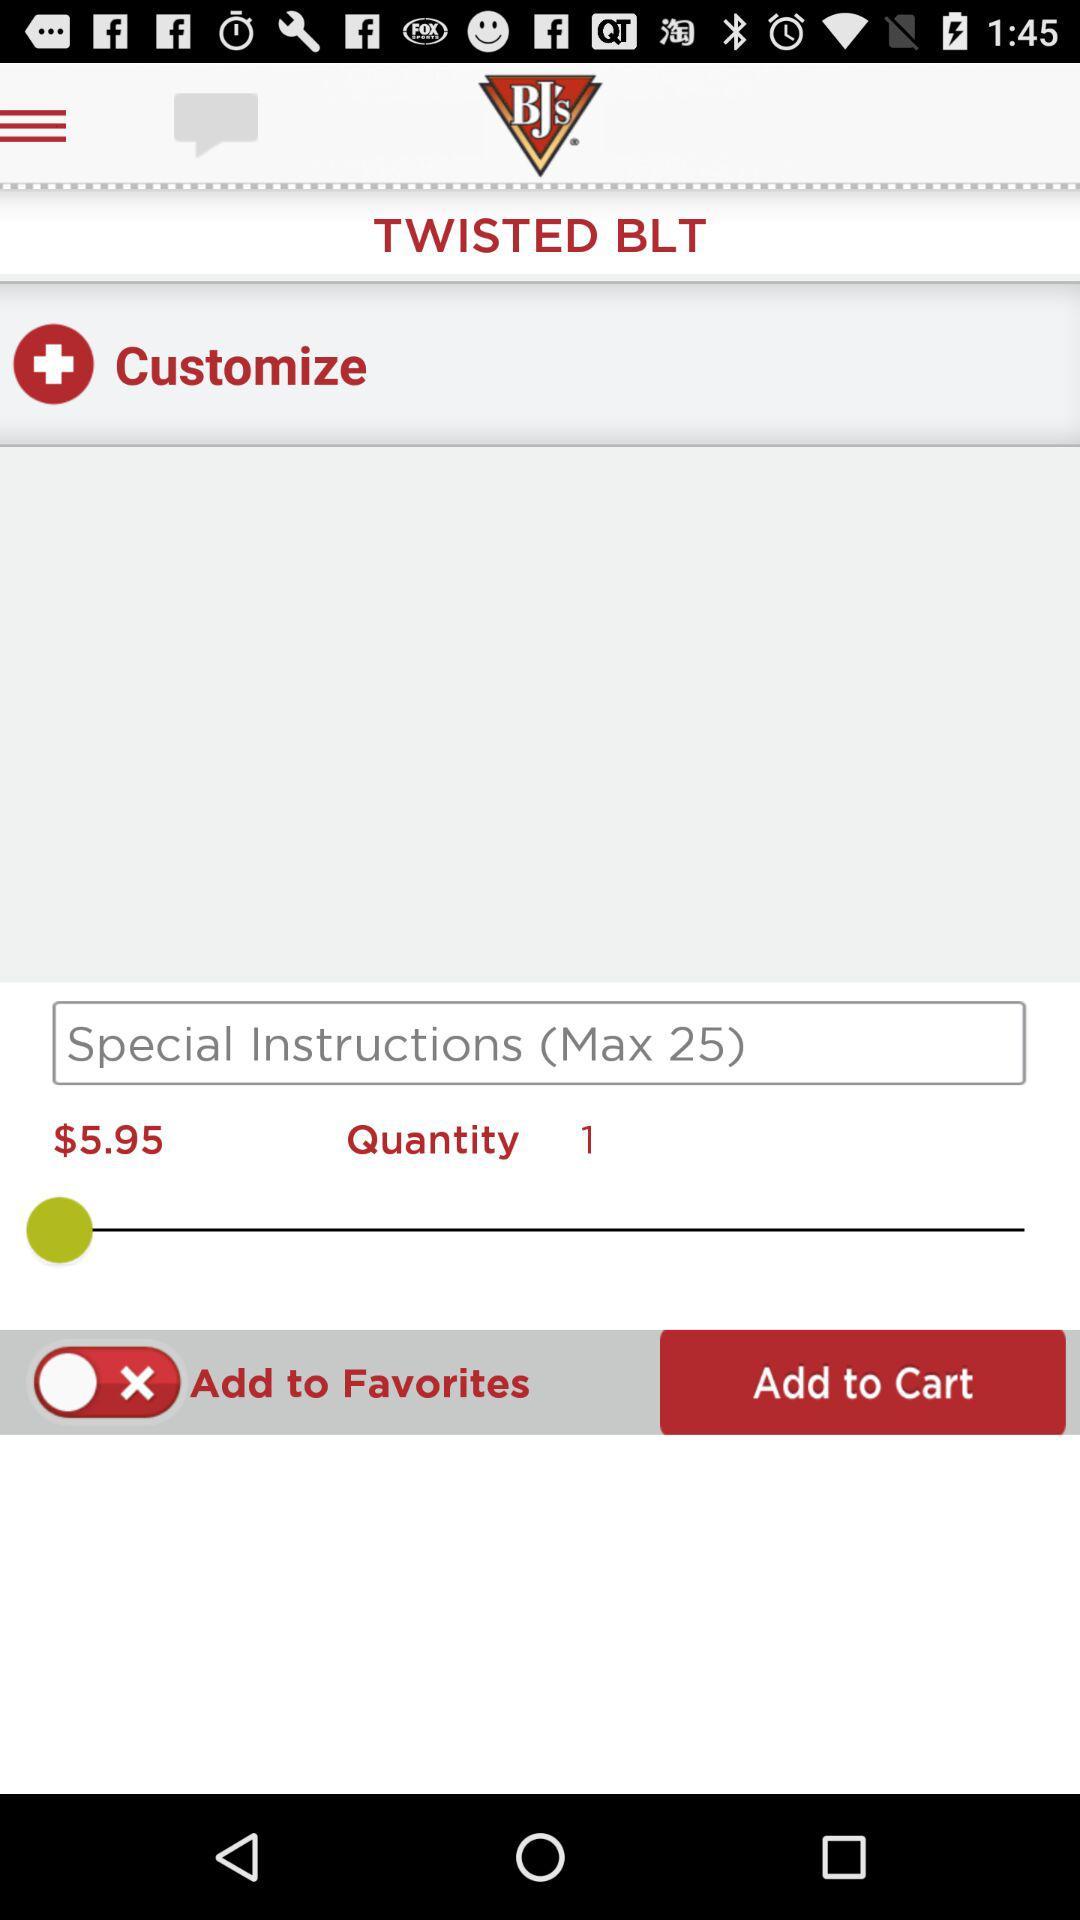 This screenshot has width=1080, height=1920. I want to click on to cart, so click(861, 1381).